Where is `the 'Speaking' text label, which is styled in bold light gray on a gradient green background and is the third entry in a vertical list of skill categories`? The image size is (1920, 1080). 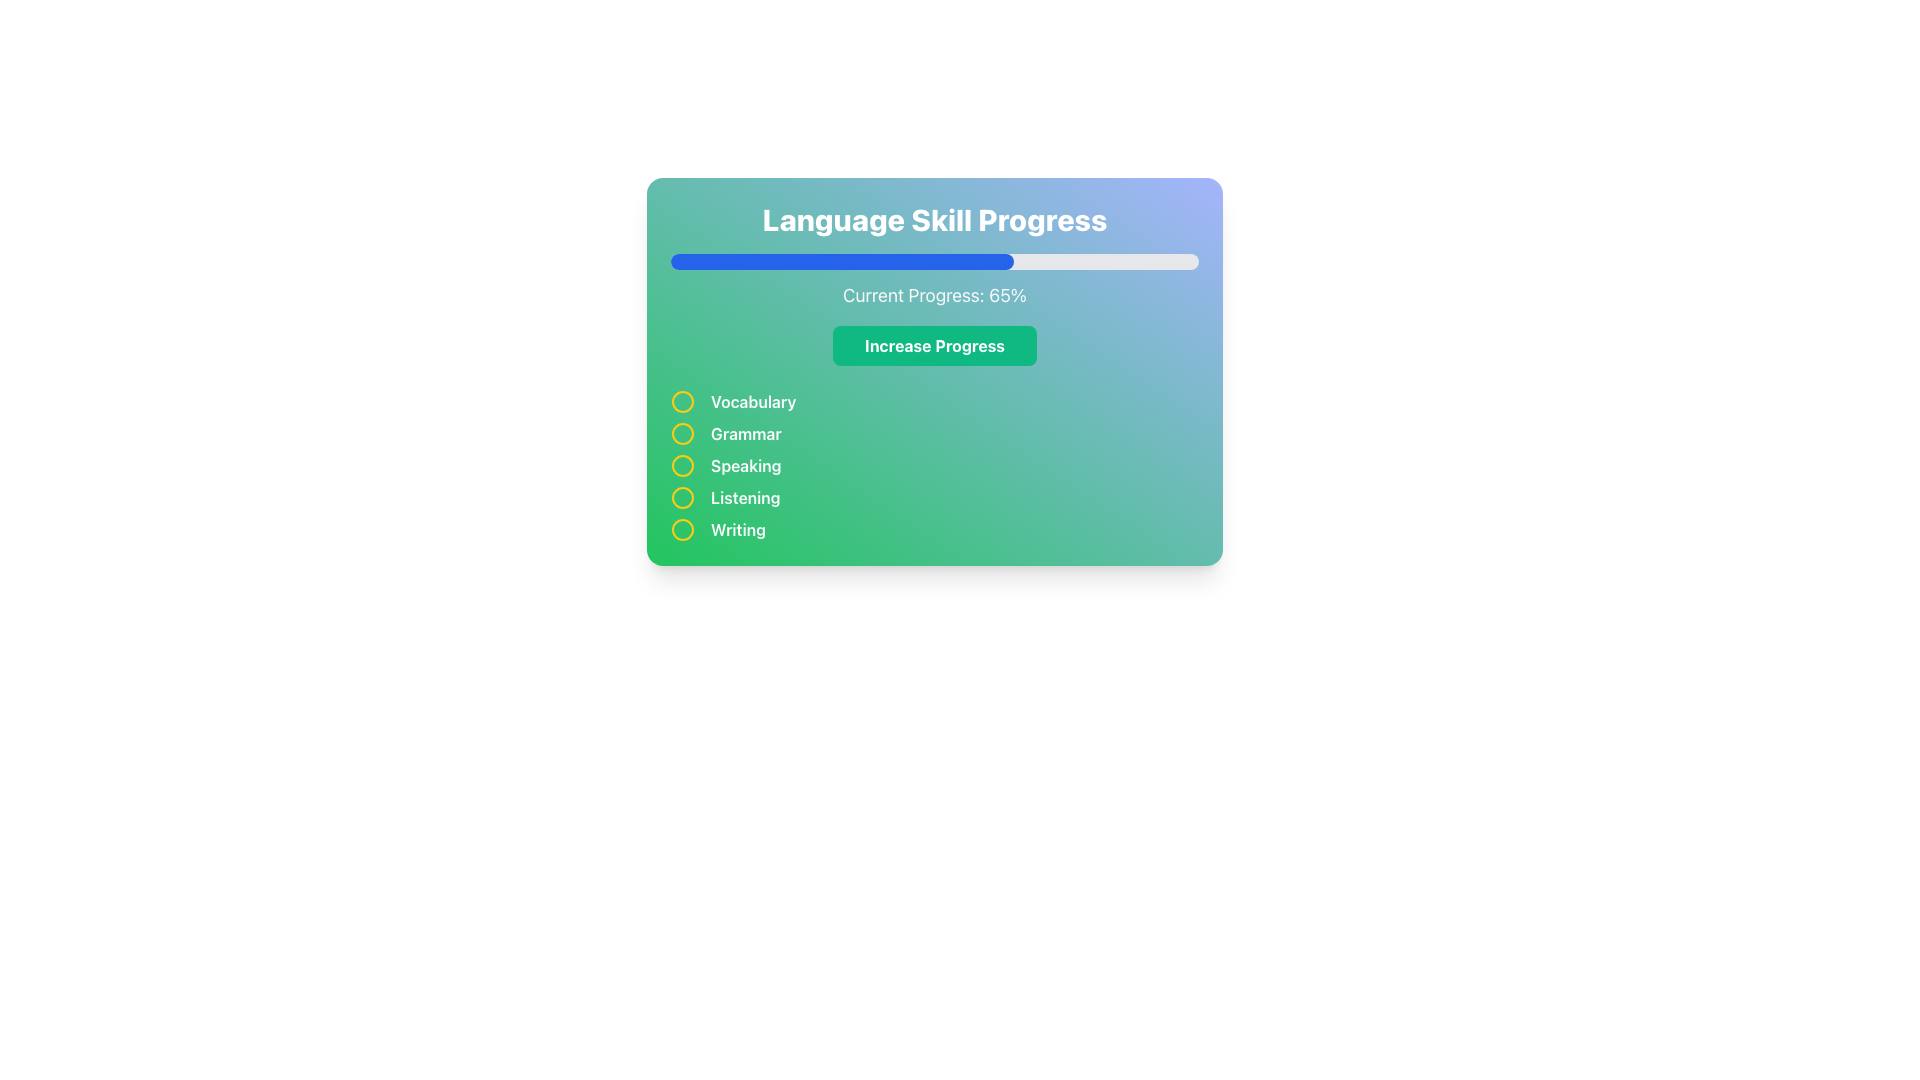
the 'Speaking' text label, which is styled in bold light gray on a gradient green background and is the third entry in a vertical list of skill categories is located at coordinates (745, 466).